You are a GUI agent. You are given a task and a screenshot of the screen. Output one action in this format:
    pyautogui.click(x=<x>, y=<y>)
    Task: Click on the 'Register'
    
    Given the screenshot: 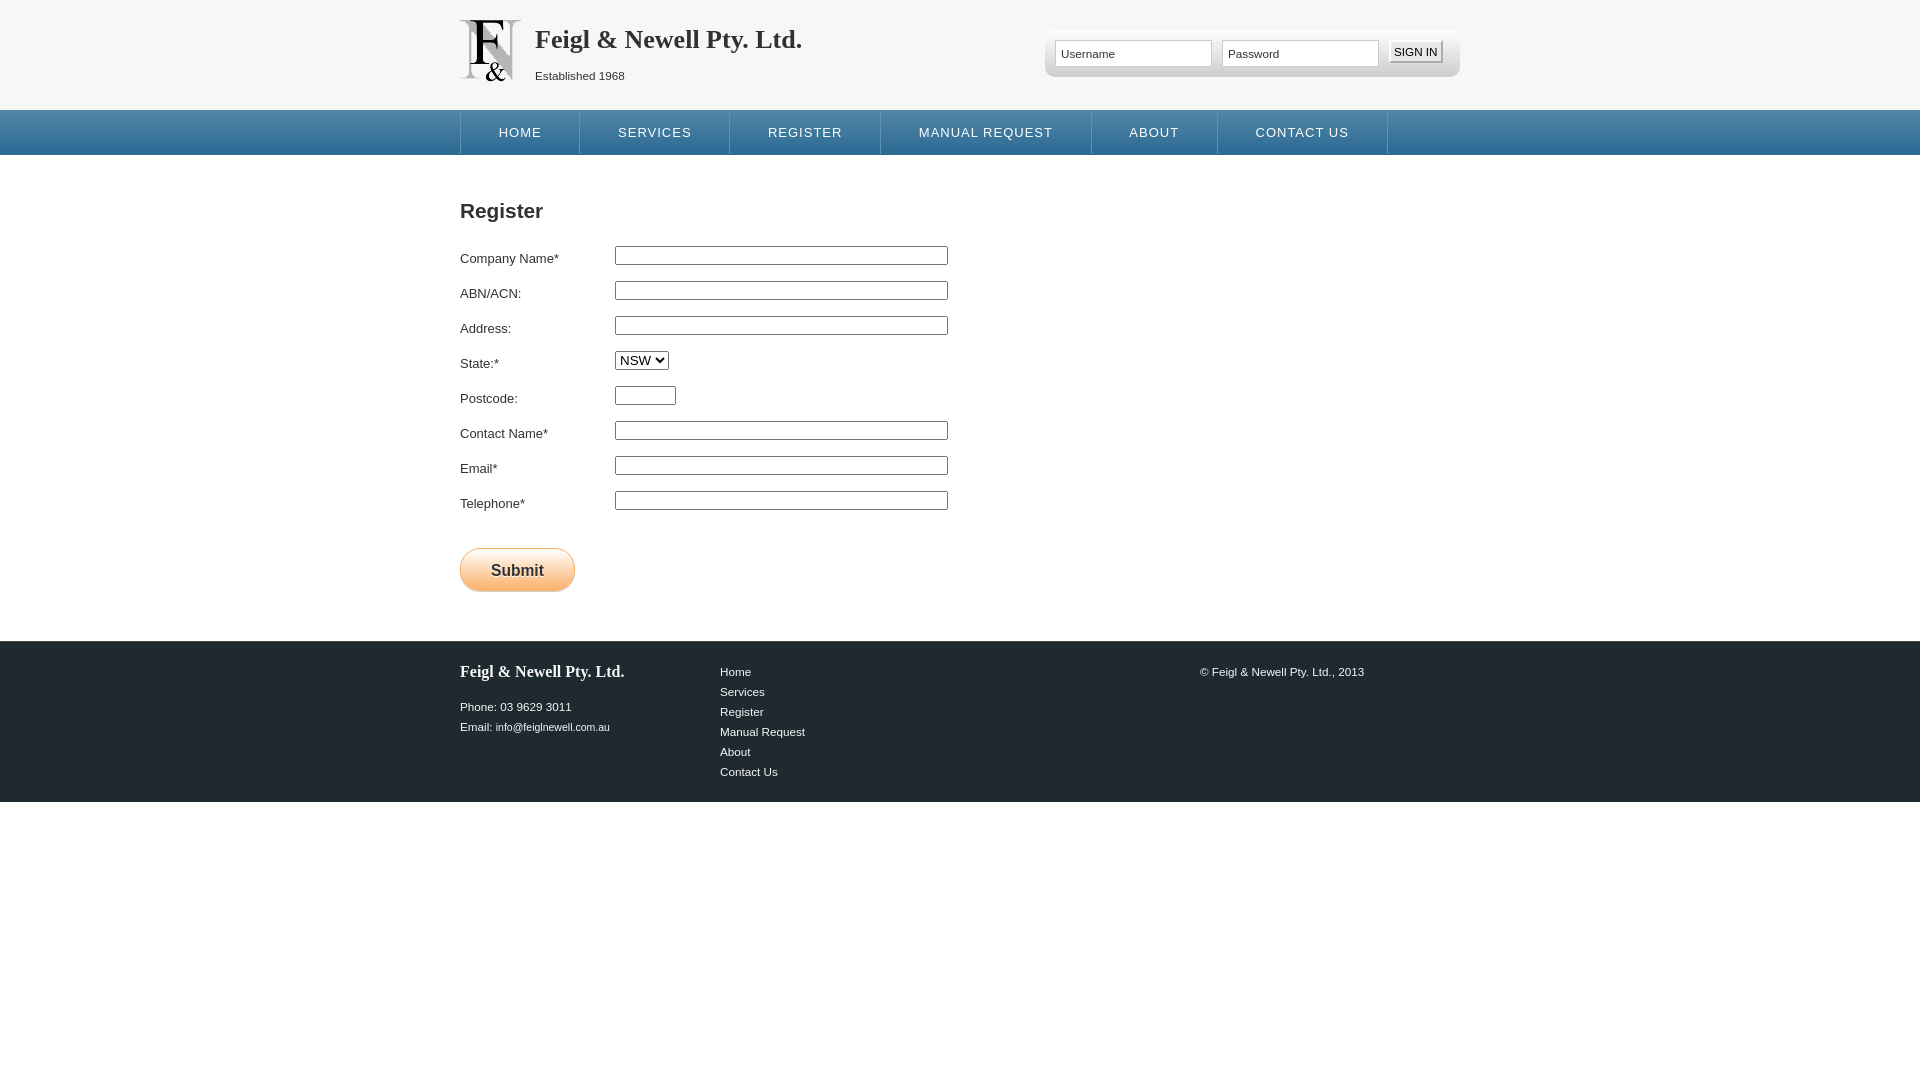 What is the action you would take?
    pyautogui.click(x=741, y=710)
    